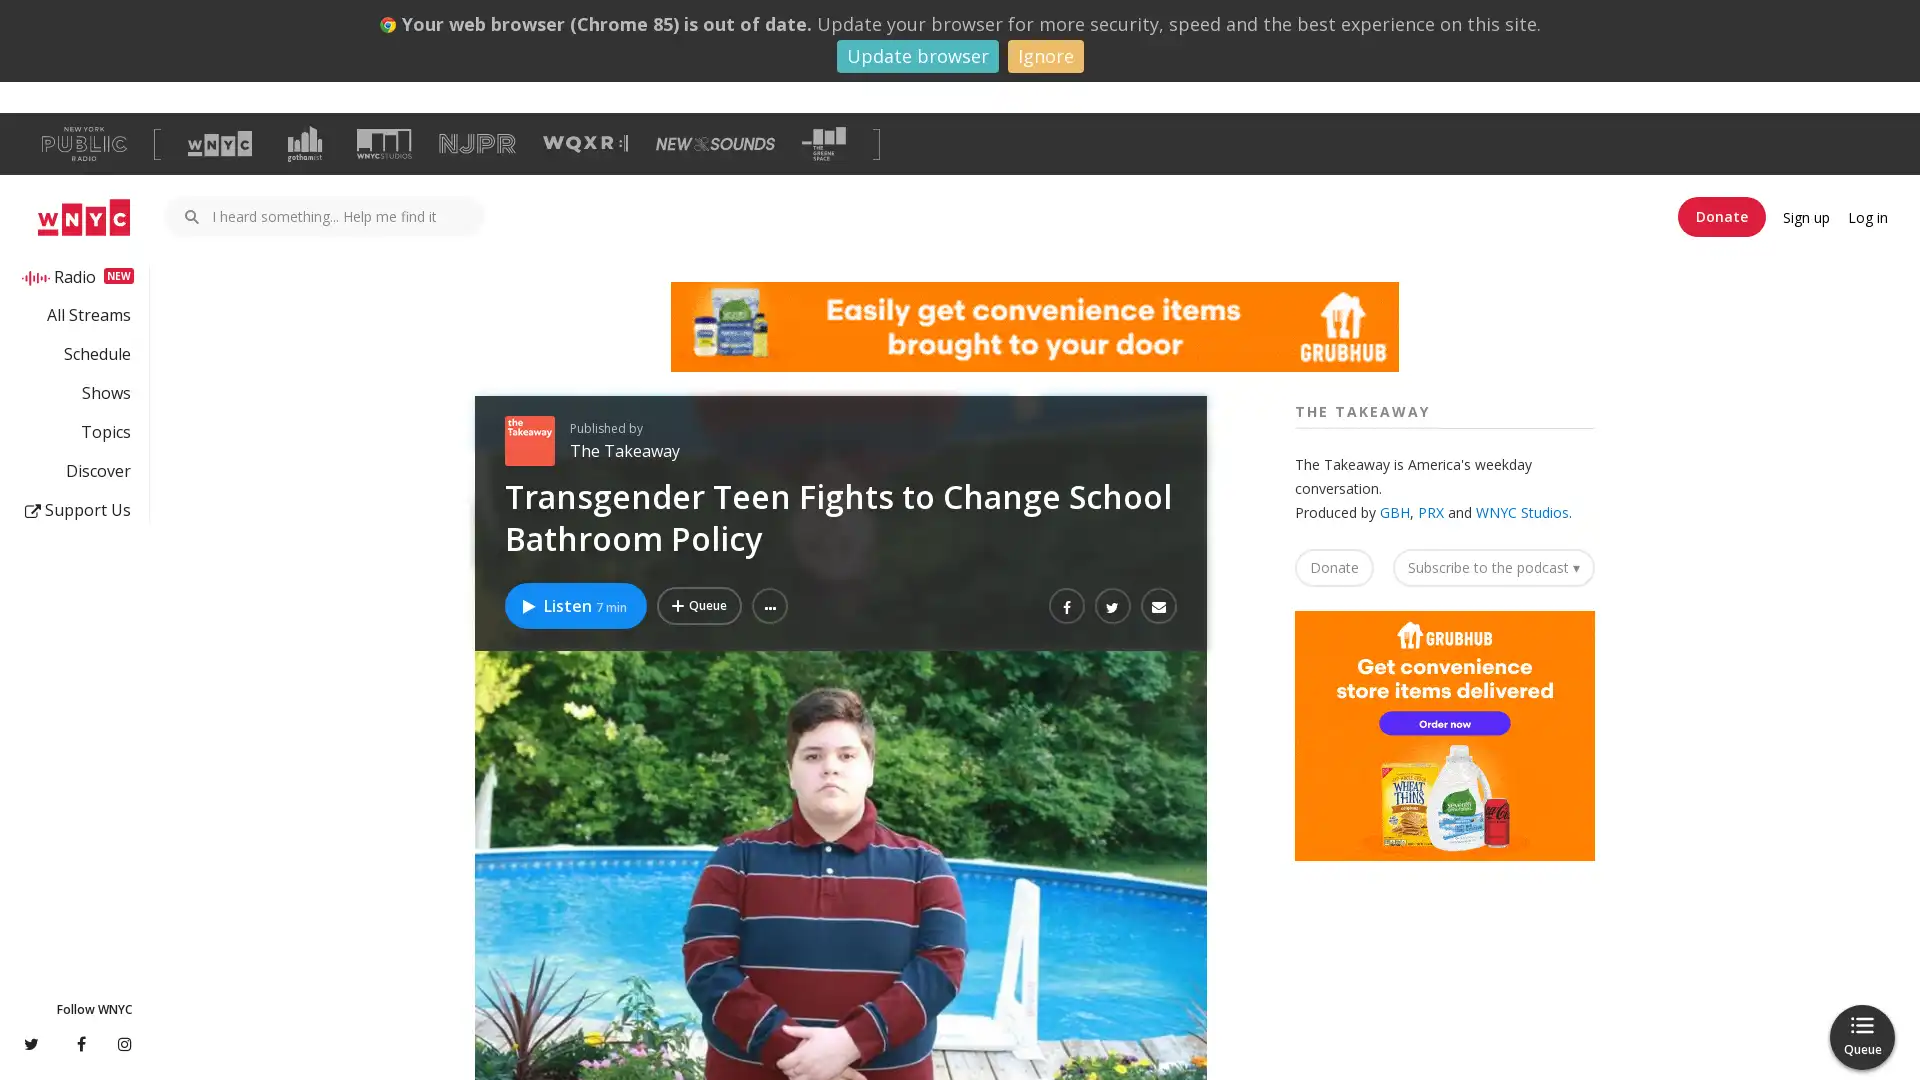 The width and height of the screenshot is (1920, 1080). What do you see at coordinates (1861, 1036) in the screenshot?
I see `Queue` at bounding box center [1861, 1036].